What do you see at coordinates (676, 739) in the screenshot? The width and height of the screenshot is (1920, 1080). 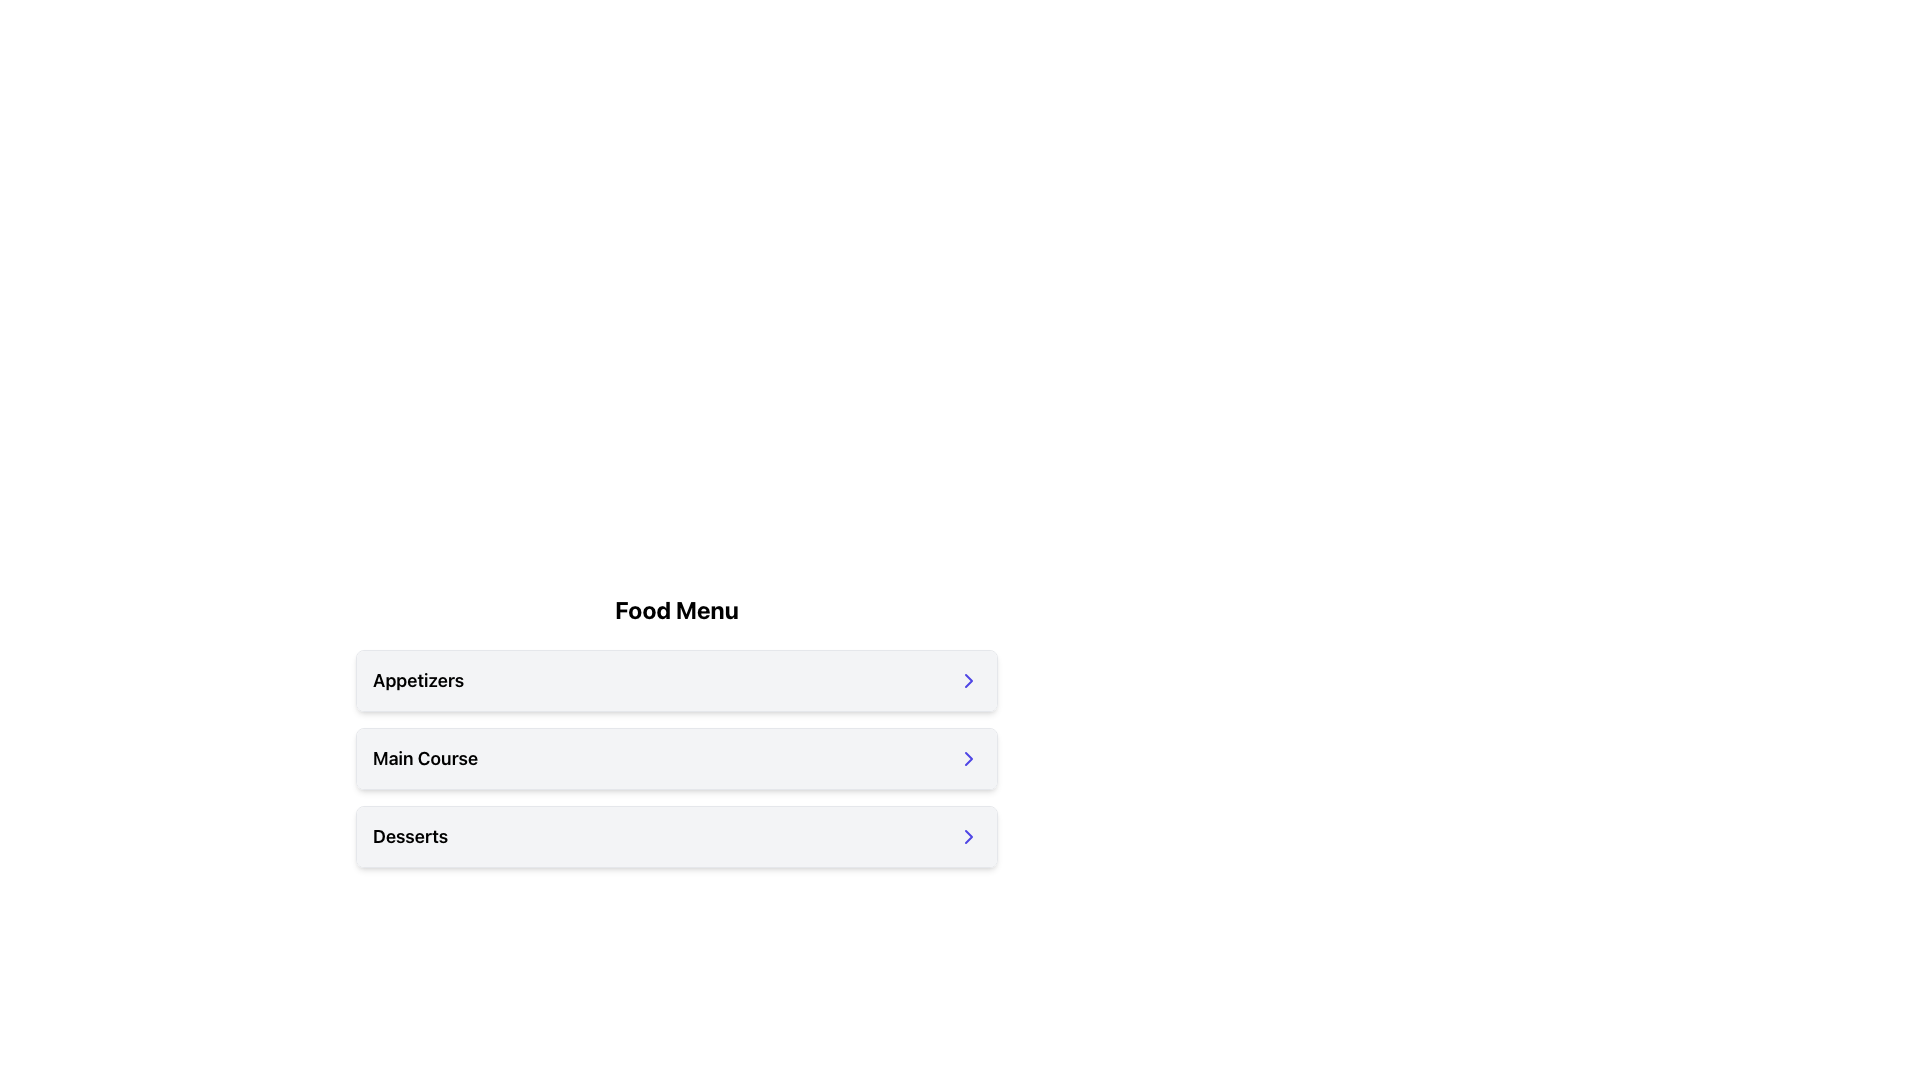 I see `the 'Main Course' section within the 'Food Menu'` at bounding box center [676, 739].